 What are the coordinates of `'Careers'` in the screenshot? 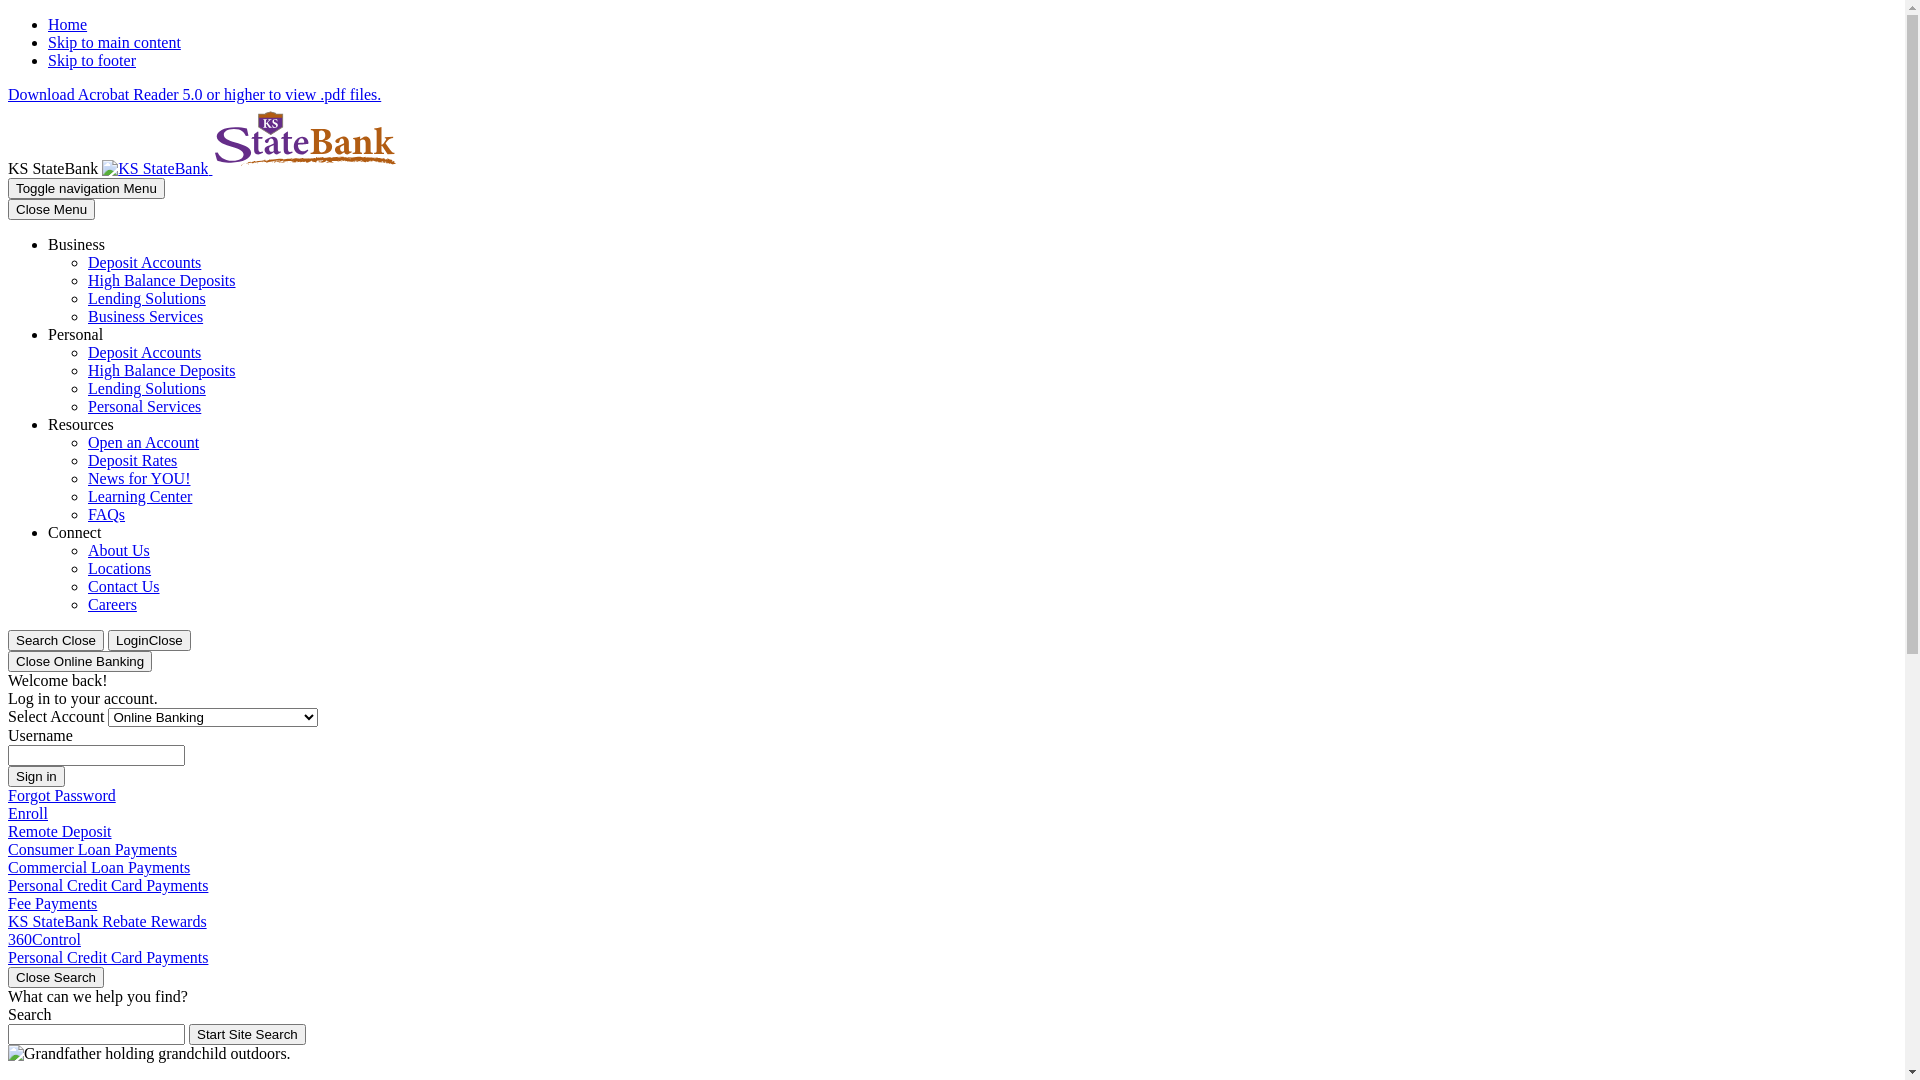 It's located at (111, 603).